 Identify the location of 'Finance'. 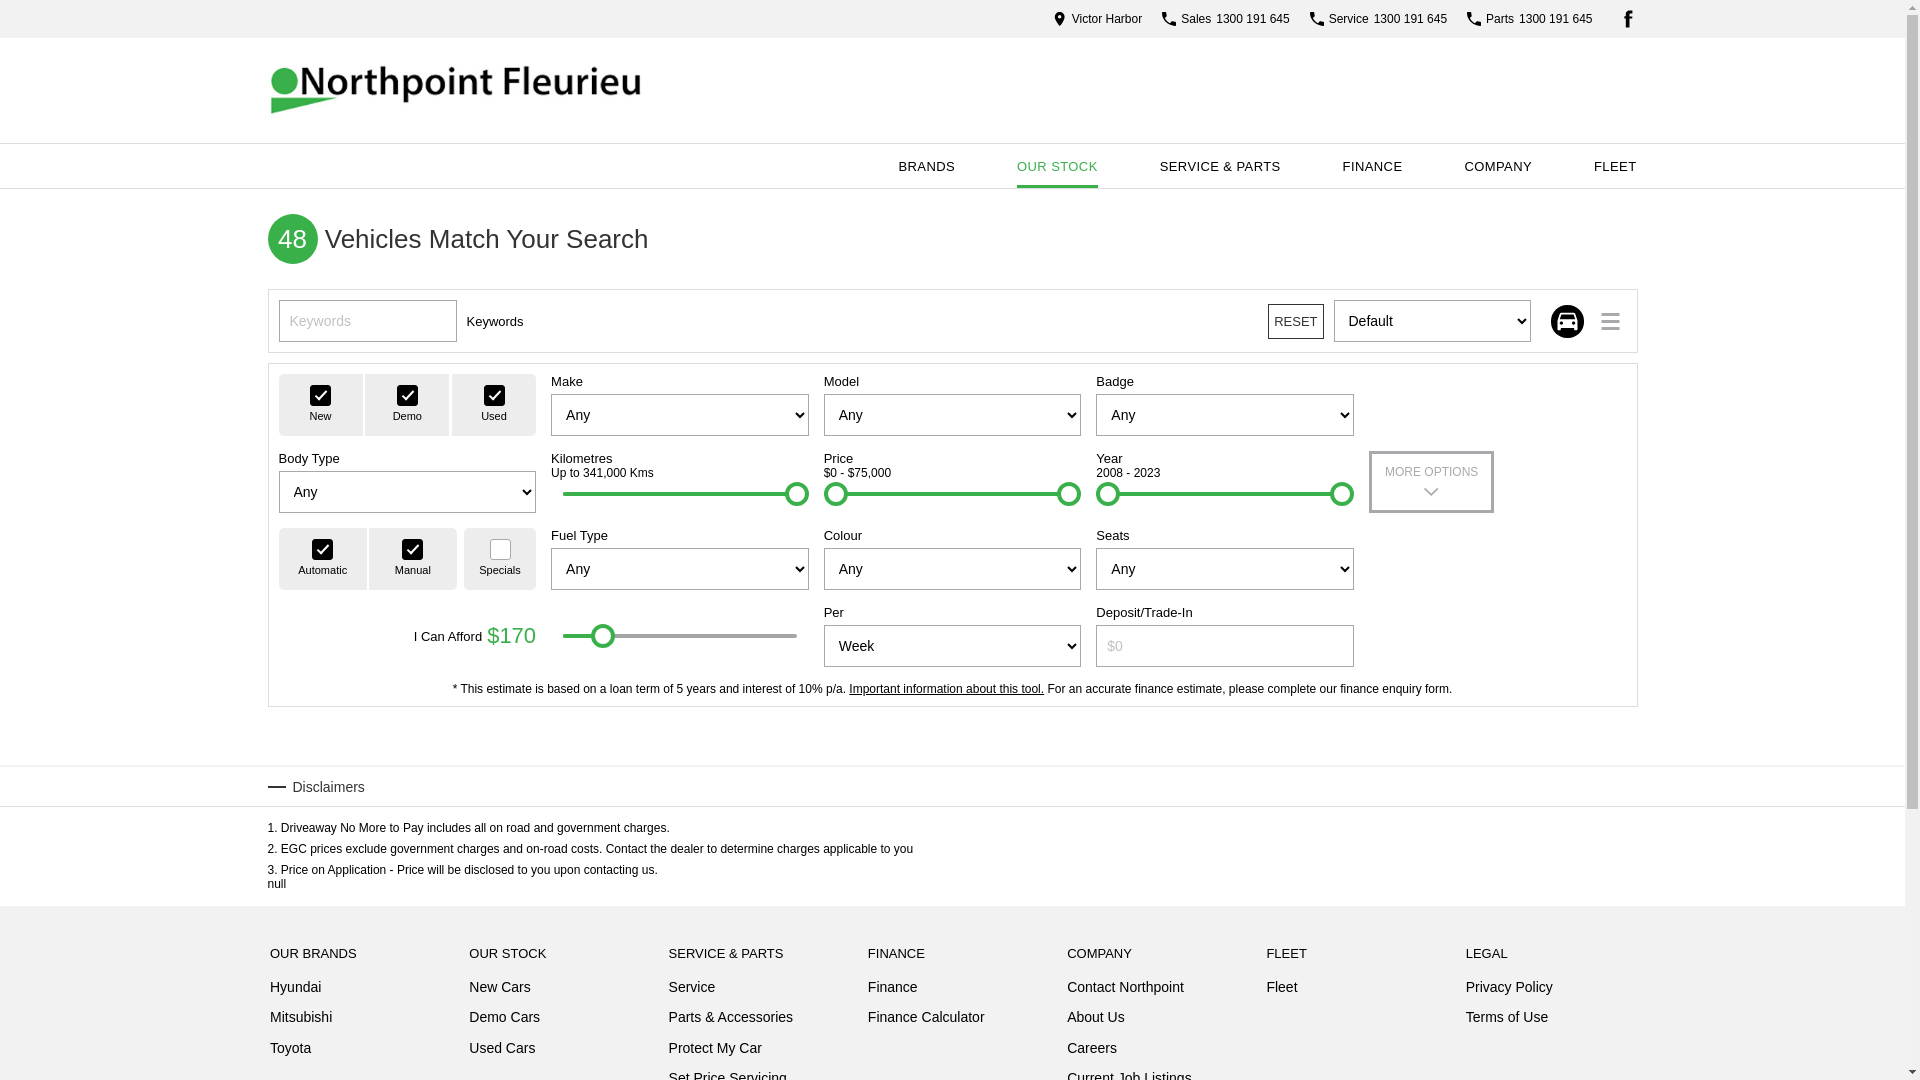
(868, 991).